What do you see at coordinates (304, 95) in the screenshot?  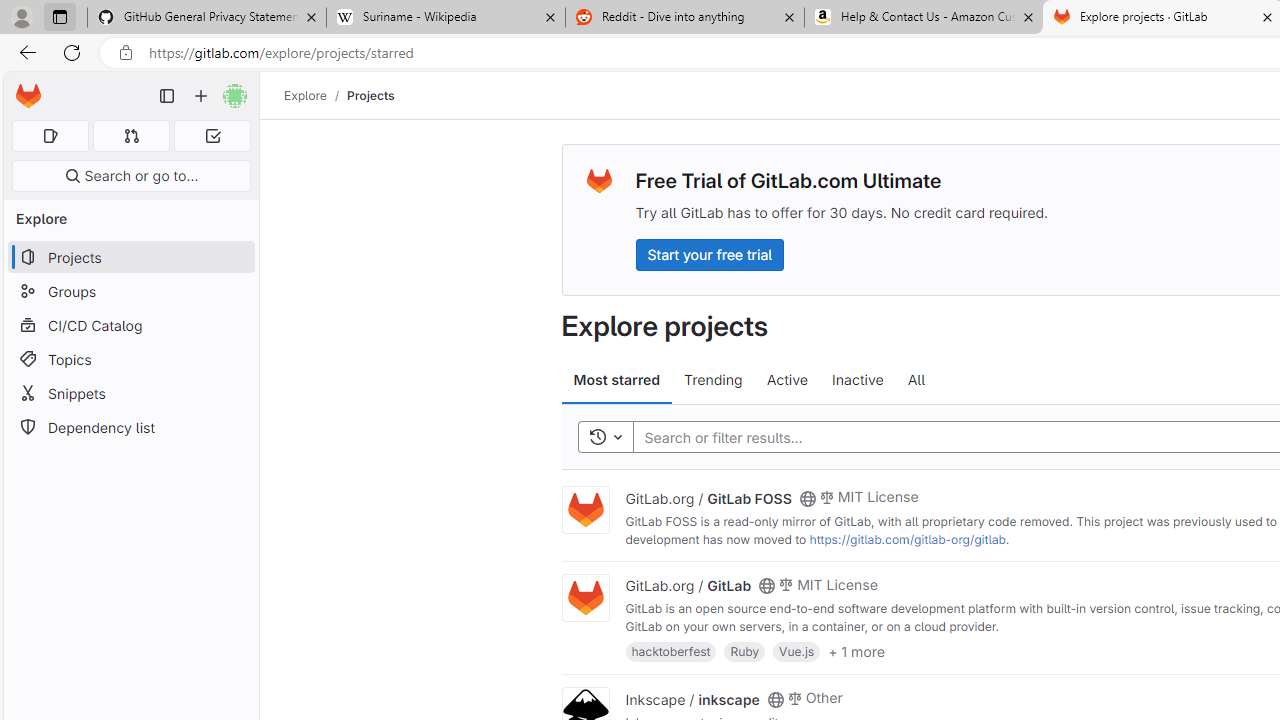 I see `'Explore'` at bounding box center [304, 95].